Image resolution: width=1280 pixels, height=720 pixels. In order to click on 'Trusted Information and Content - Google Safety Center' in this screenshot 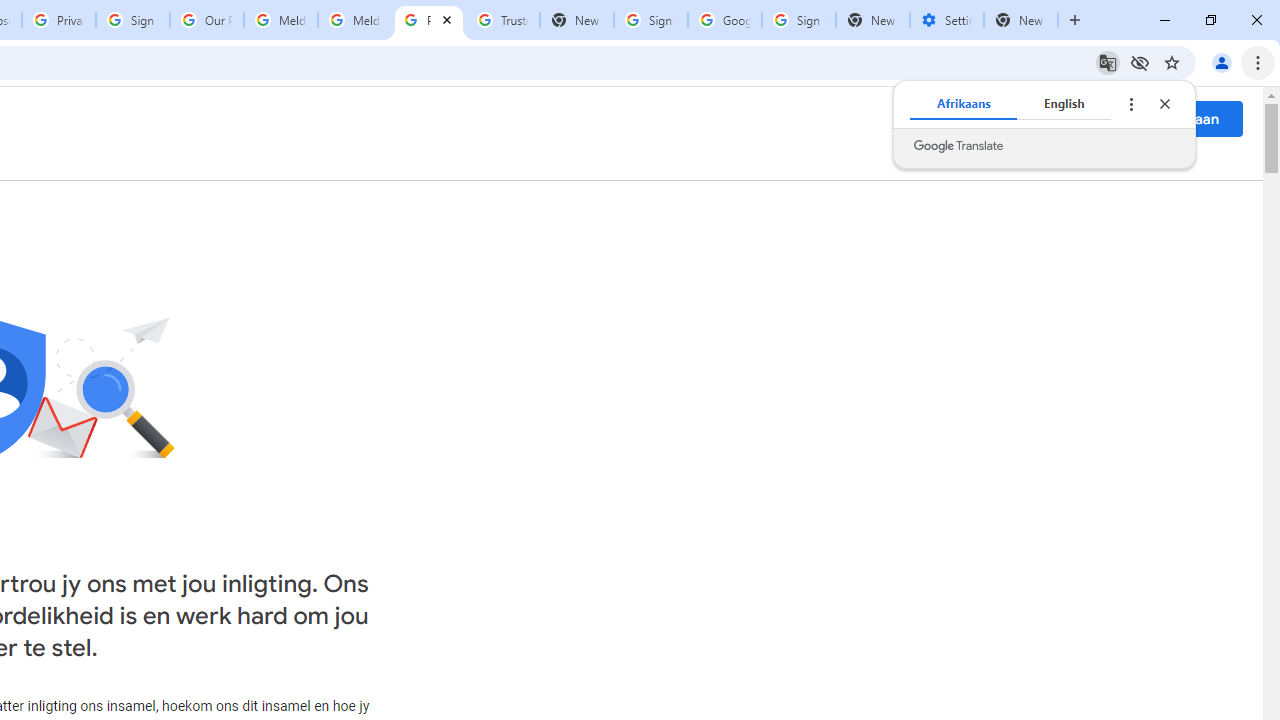, I will do `click(503, 20)`.